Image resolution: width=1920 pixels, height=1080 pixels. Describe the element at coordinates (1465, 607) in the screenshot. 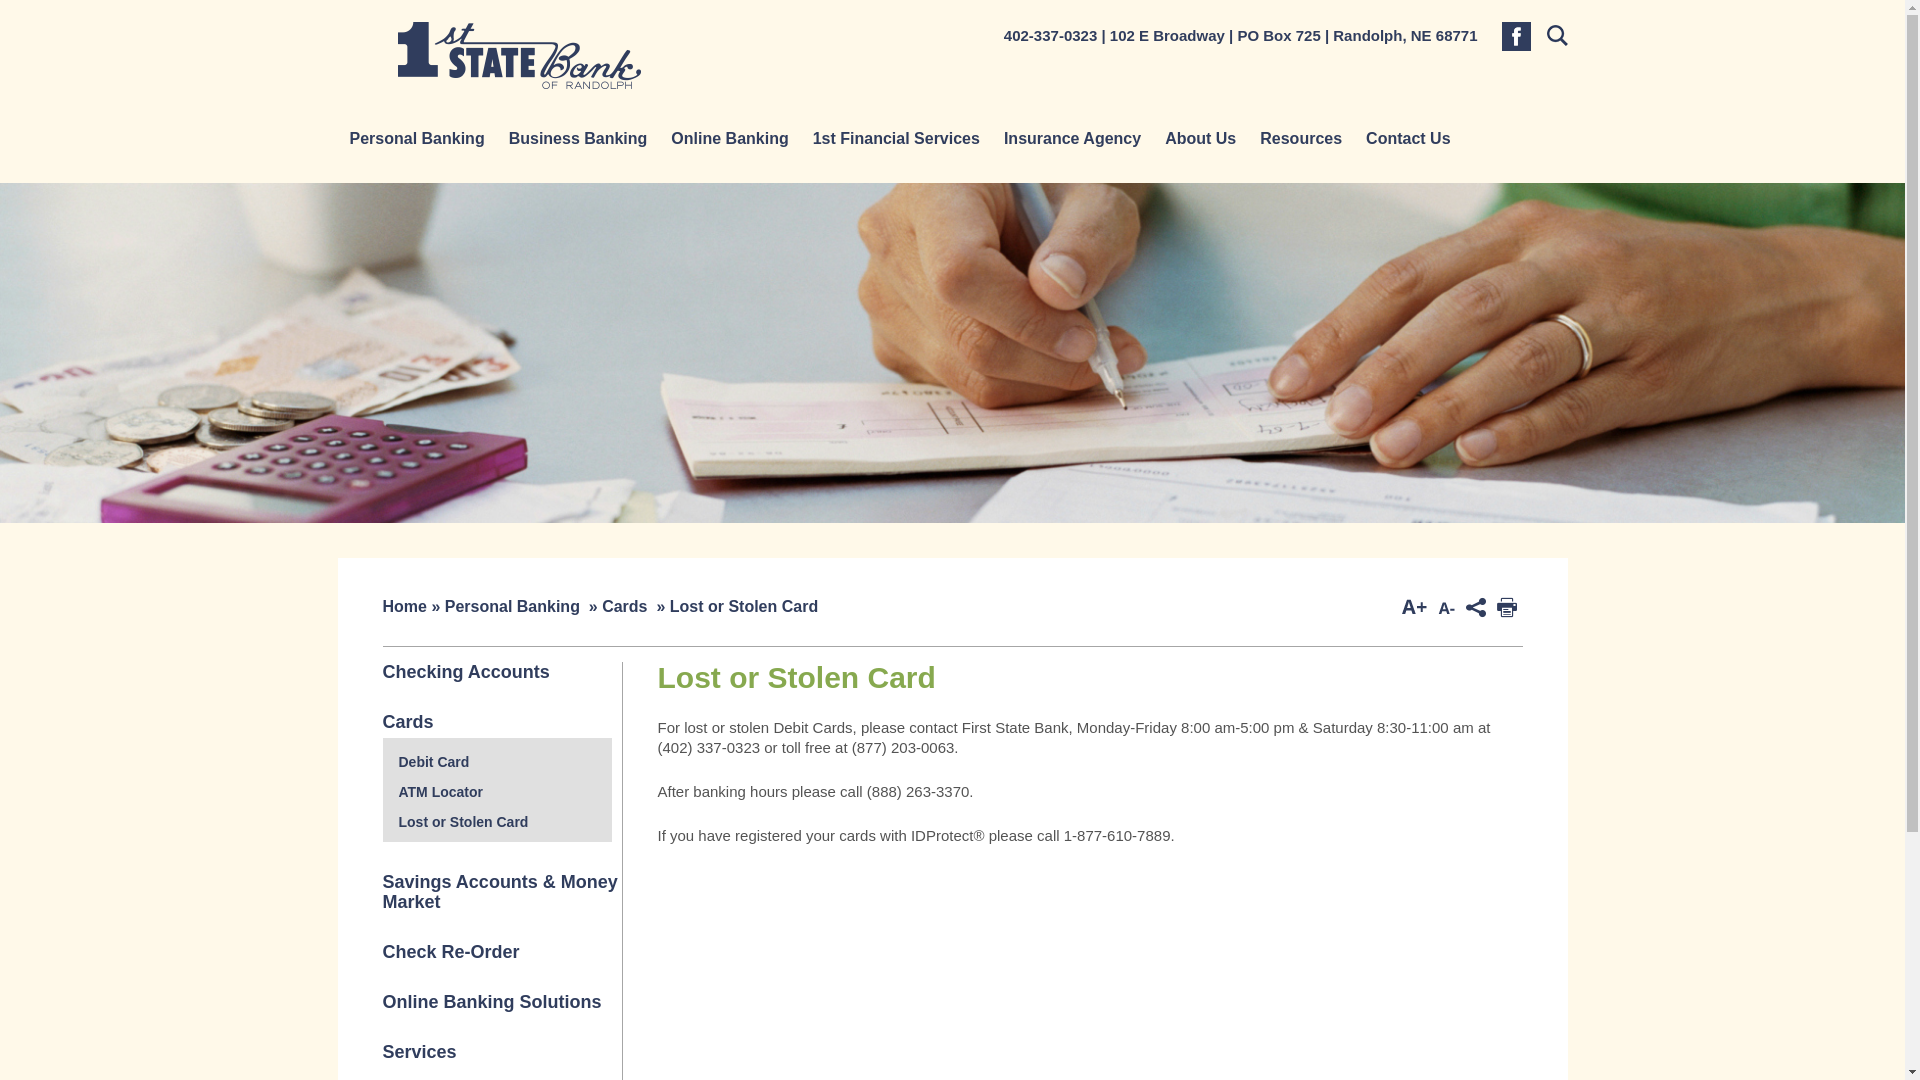

I see `'ShareThis'` at that location.